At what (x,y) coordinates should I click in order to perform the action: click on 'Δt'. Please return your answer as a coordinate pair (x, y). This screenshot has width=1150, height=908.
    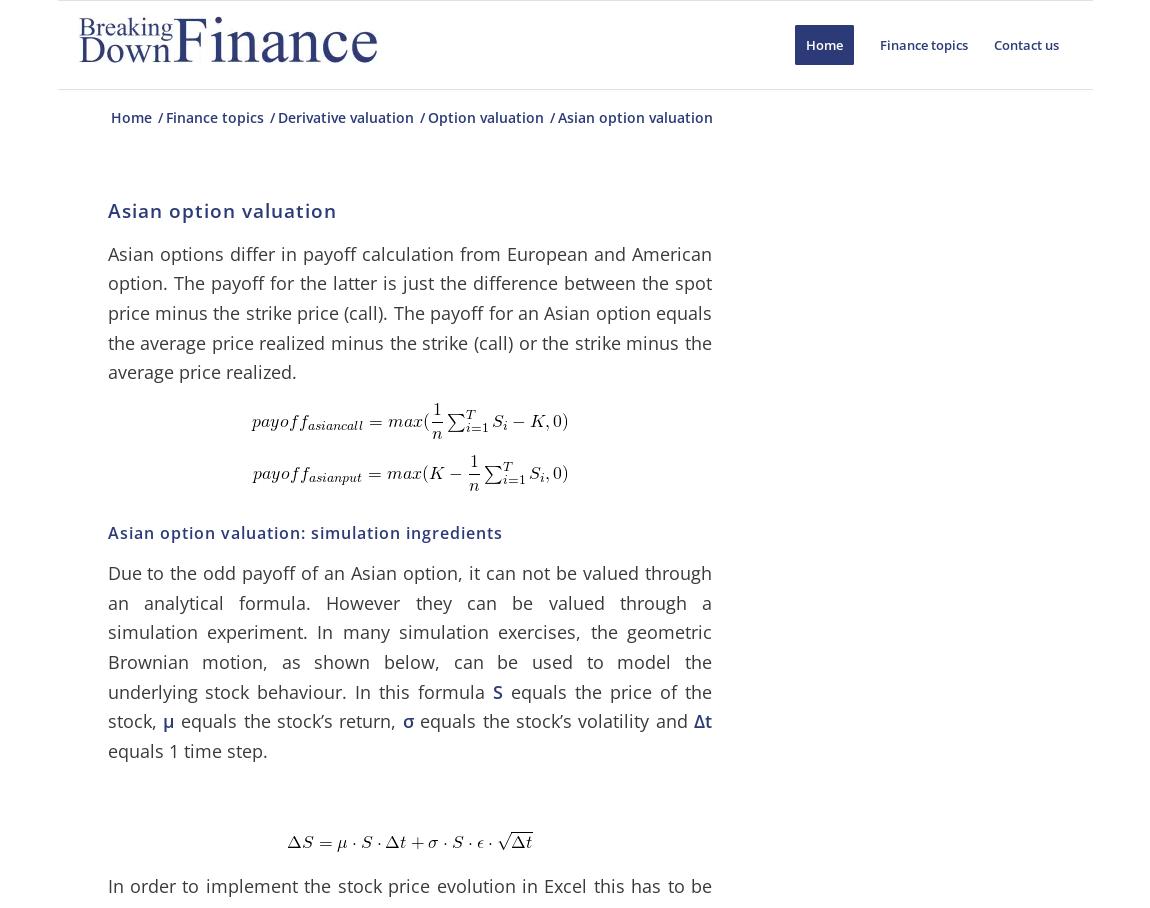
    Looking at the image, I should click on (701, 721).